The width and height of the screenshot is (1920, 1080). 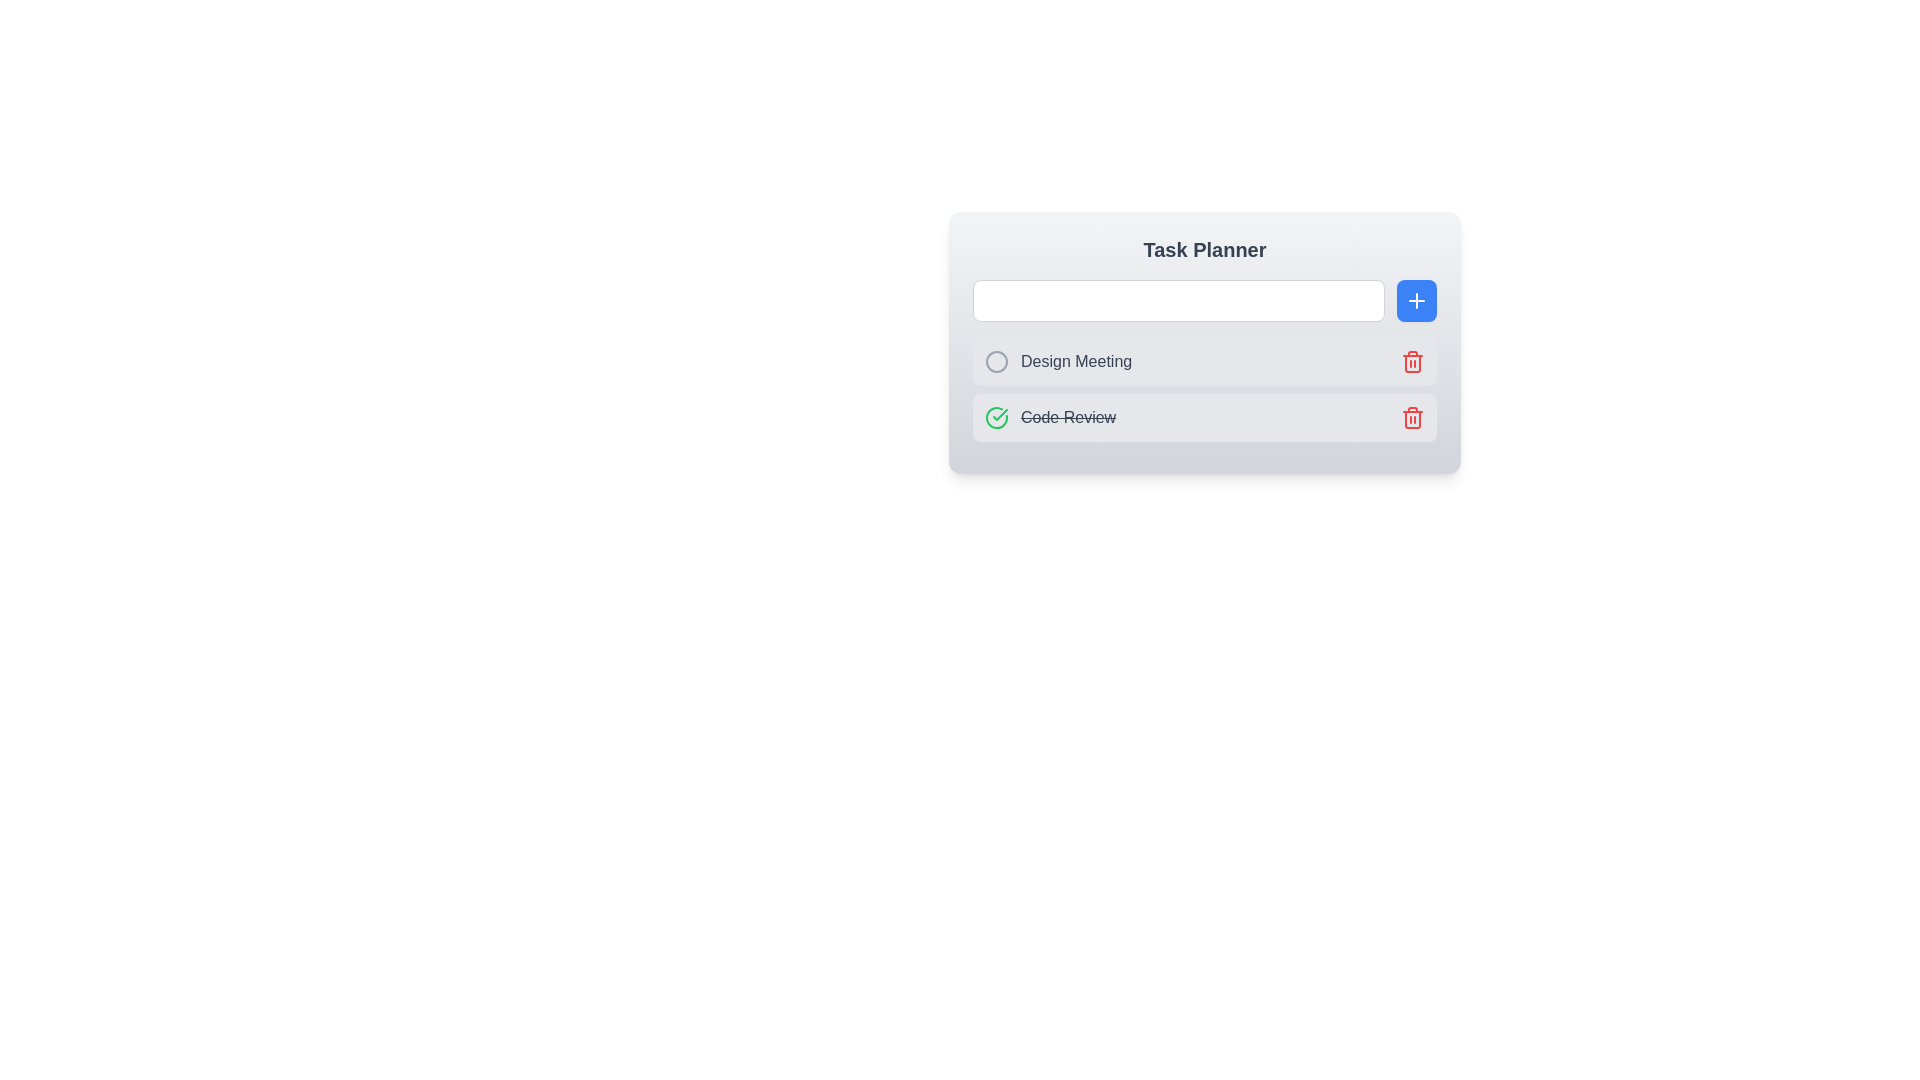 What do you see at coordinates (1000, 414) in the screenshot?
I see `the green circular checkmark icon that visually signifies the completion of the 'Code Review' task` at bounding box center [1000, 414].